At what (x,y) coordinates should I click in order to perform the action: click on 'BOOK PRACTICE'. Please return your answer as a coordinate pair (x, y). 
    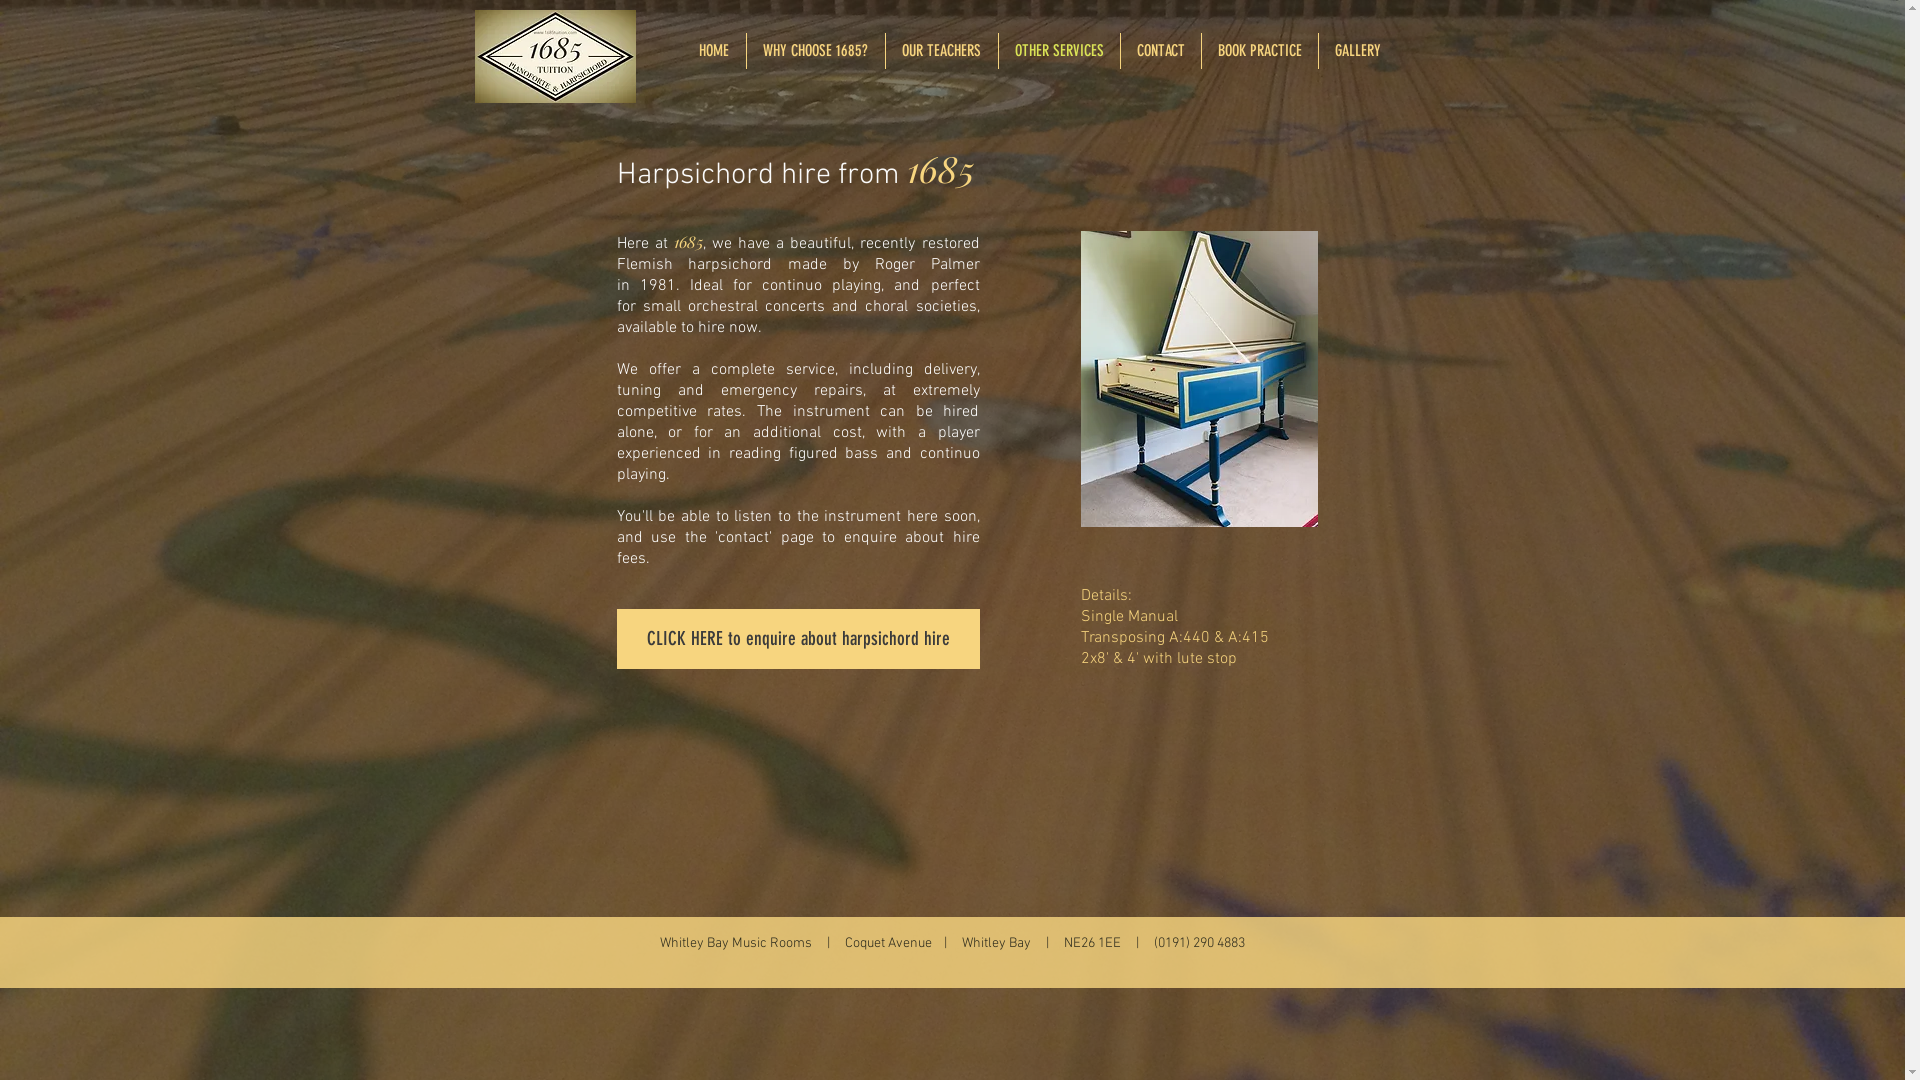
    Looking at the image, I should click on (1258, 49).